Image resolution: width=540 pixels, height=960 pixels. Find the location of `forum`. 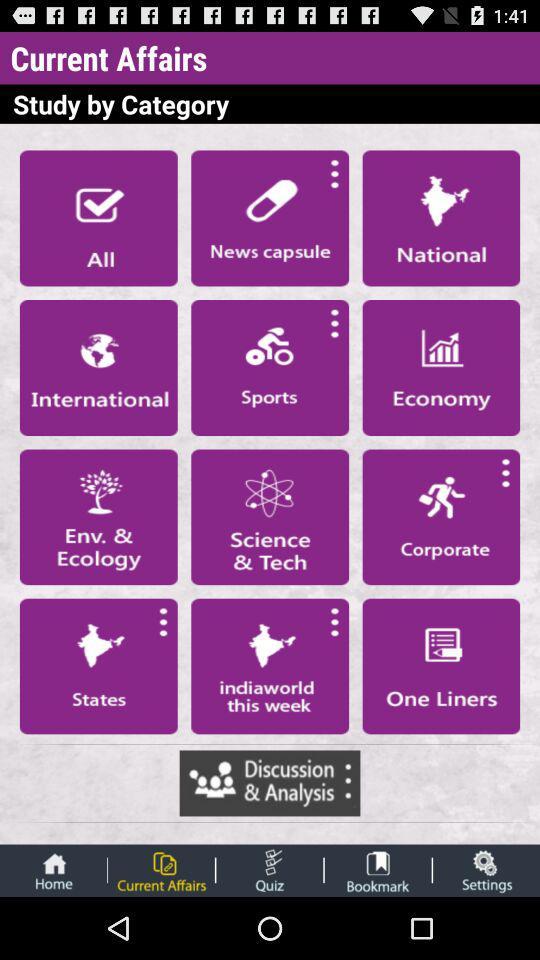

forum is located at coordinates (270, 783).